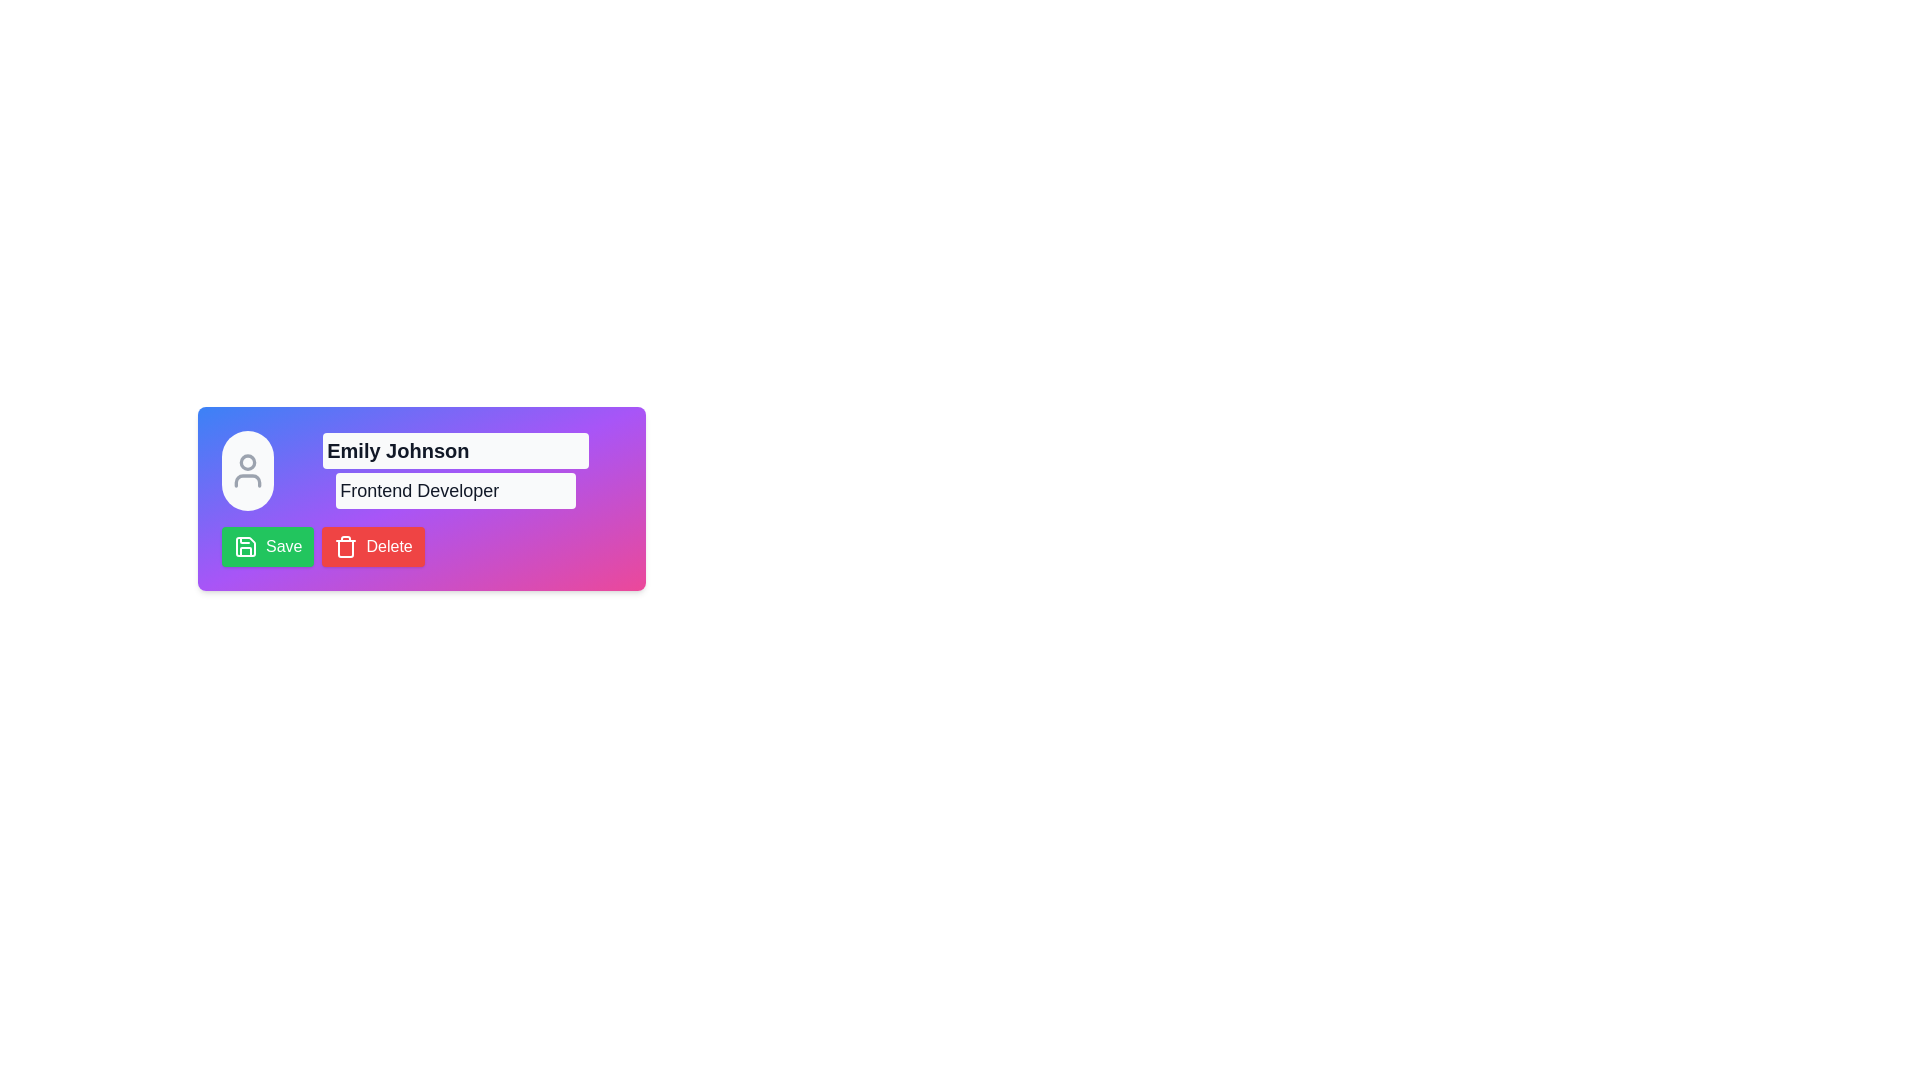 The image size is (1920, 1080). Describe the element at coordinates (282, 547) in the screenshot. I see `the 'Save' text label, which is styled in white on a green background, located in the lower-left area of the interface within a button structure` at that location.